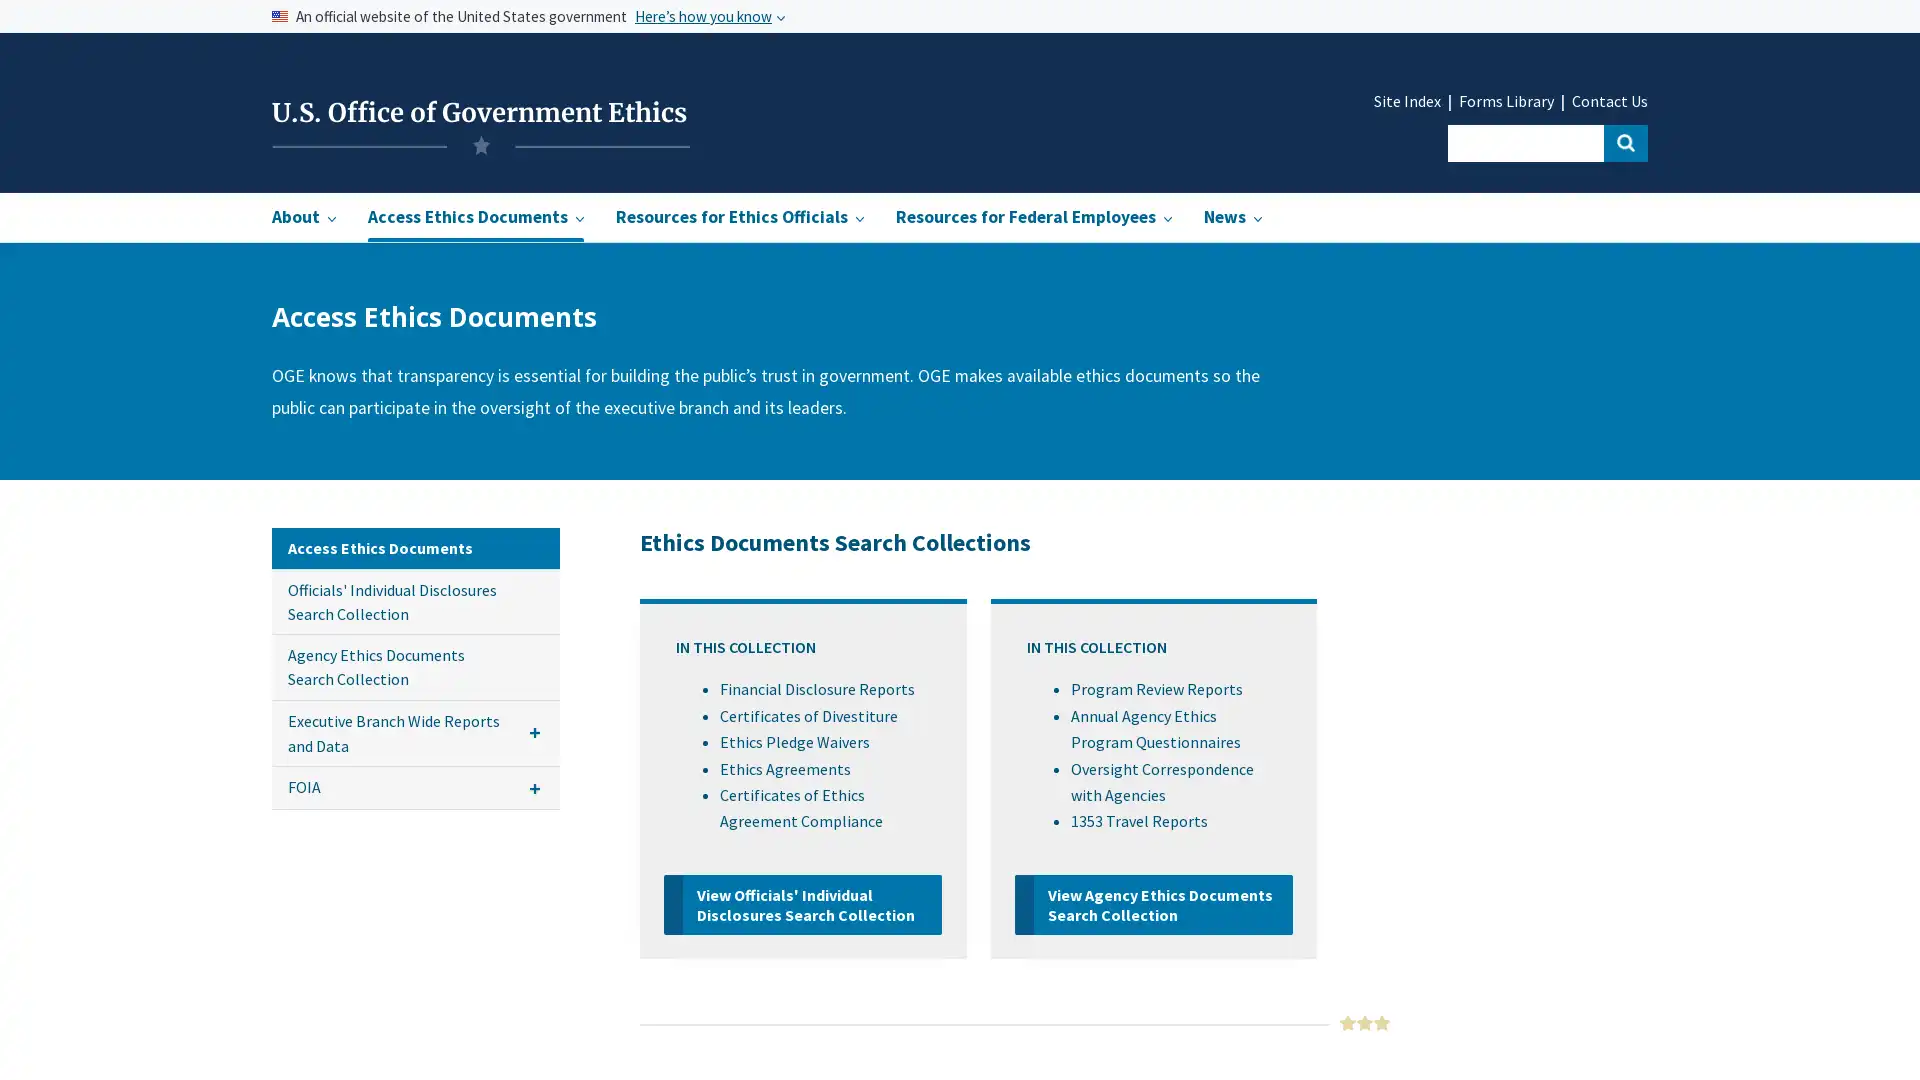 The width and height of the screenshot is (1920, 1080). Describe the element at coordinates (474, 216) in the screenshot. I see `Access Ethics Documents` at that location.